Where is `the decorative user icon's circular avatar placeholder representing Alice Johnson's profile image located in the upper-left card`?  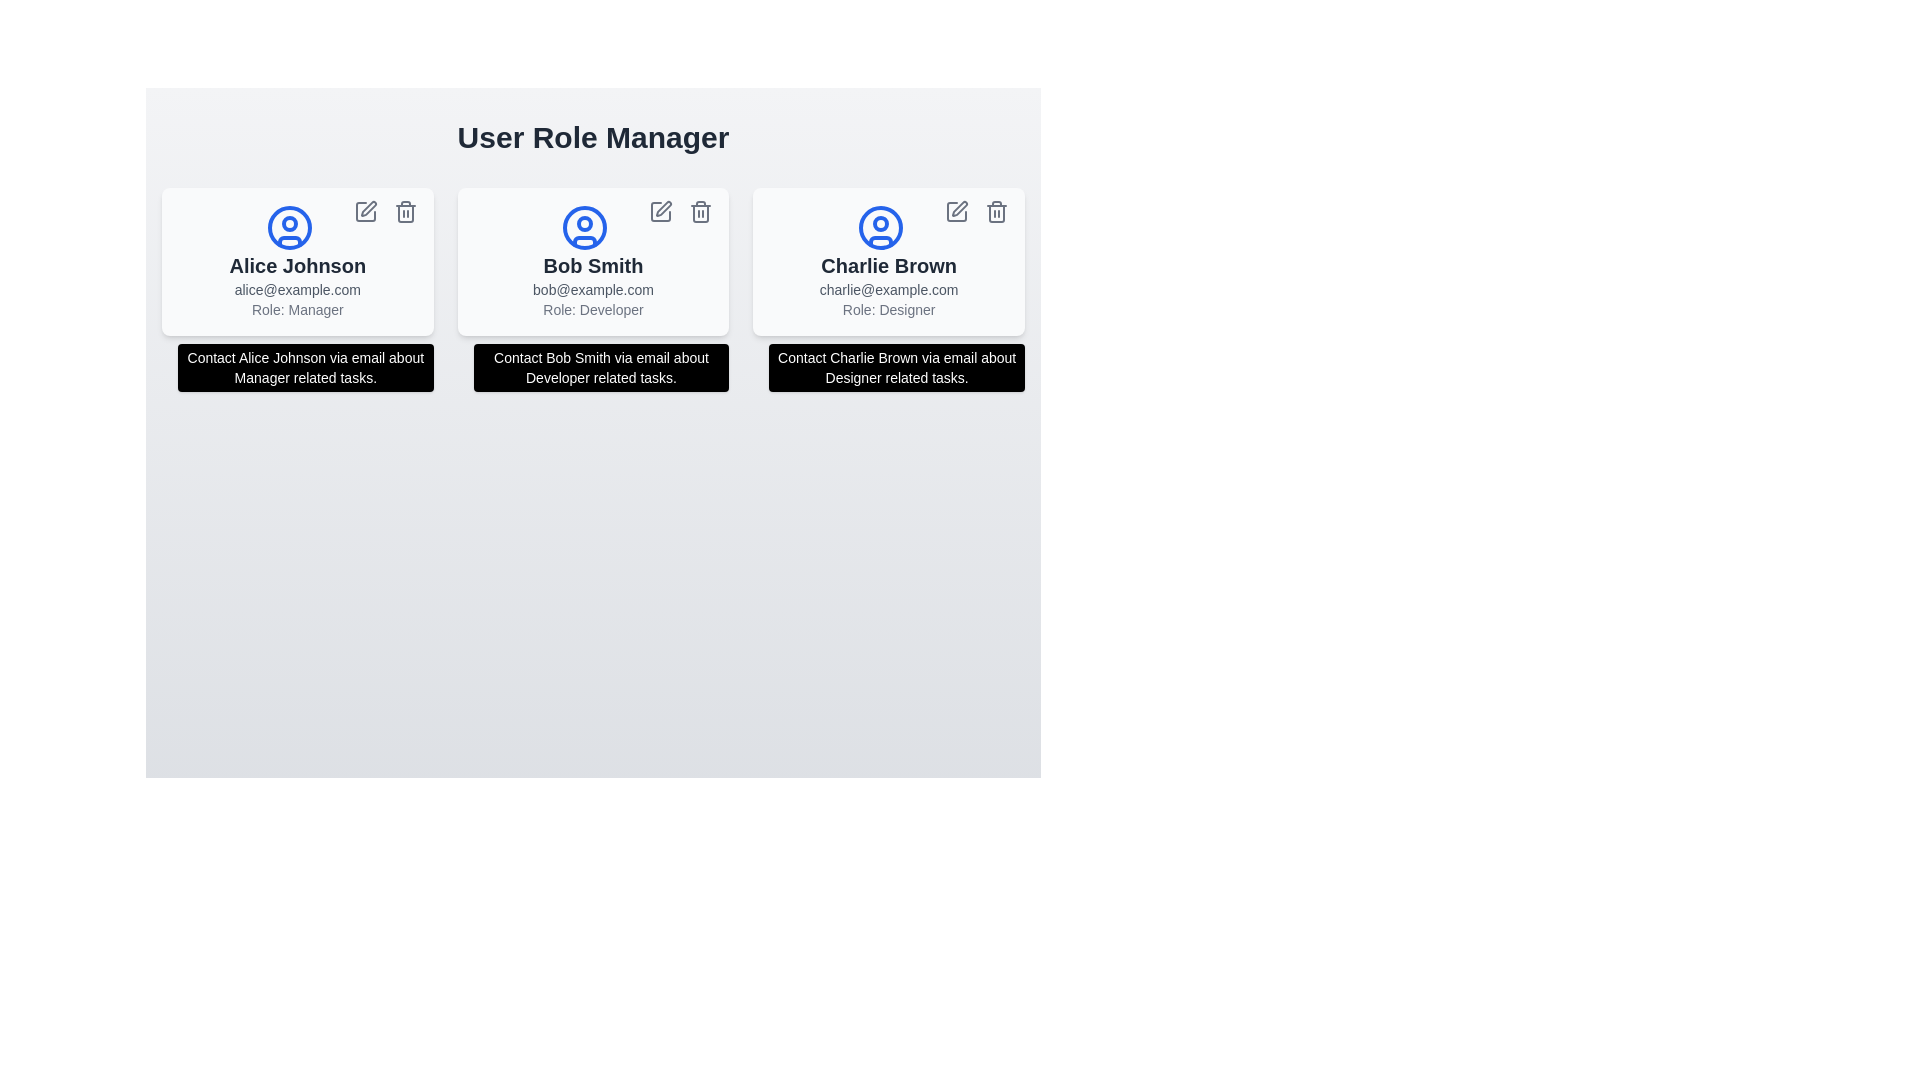 the decorative user icon's circular avatar placeholder representing Alice Johnson's profile image located in the upper-left card is located at coordinates (288, 223).